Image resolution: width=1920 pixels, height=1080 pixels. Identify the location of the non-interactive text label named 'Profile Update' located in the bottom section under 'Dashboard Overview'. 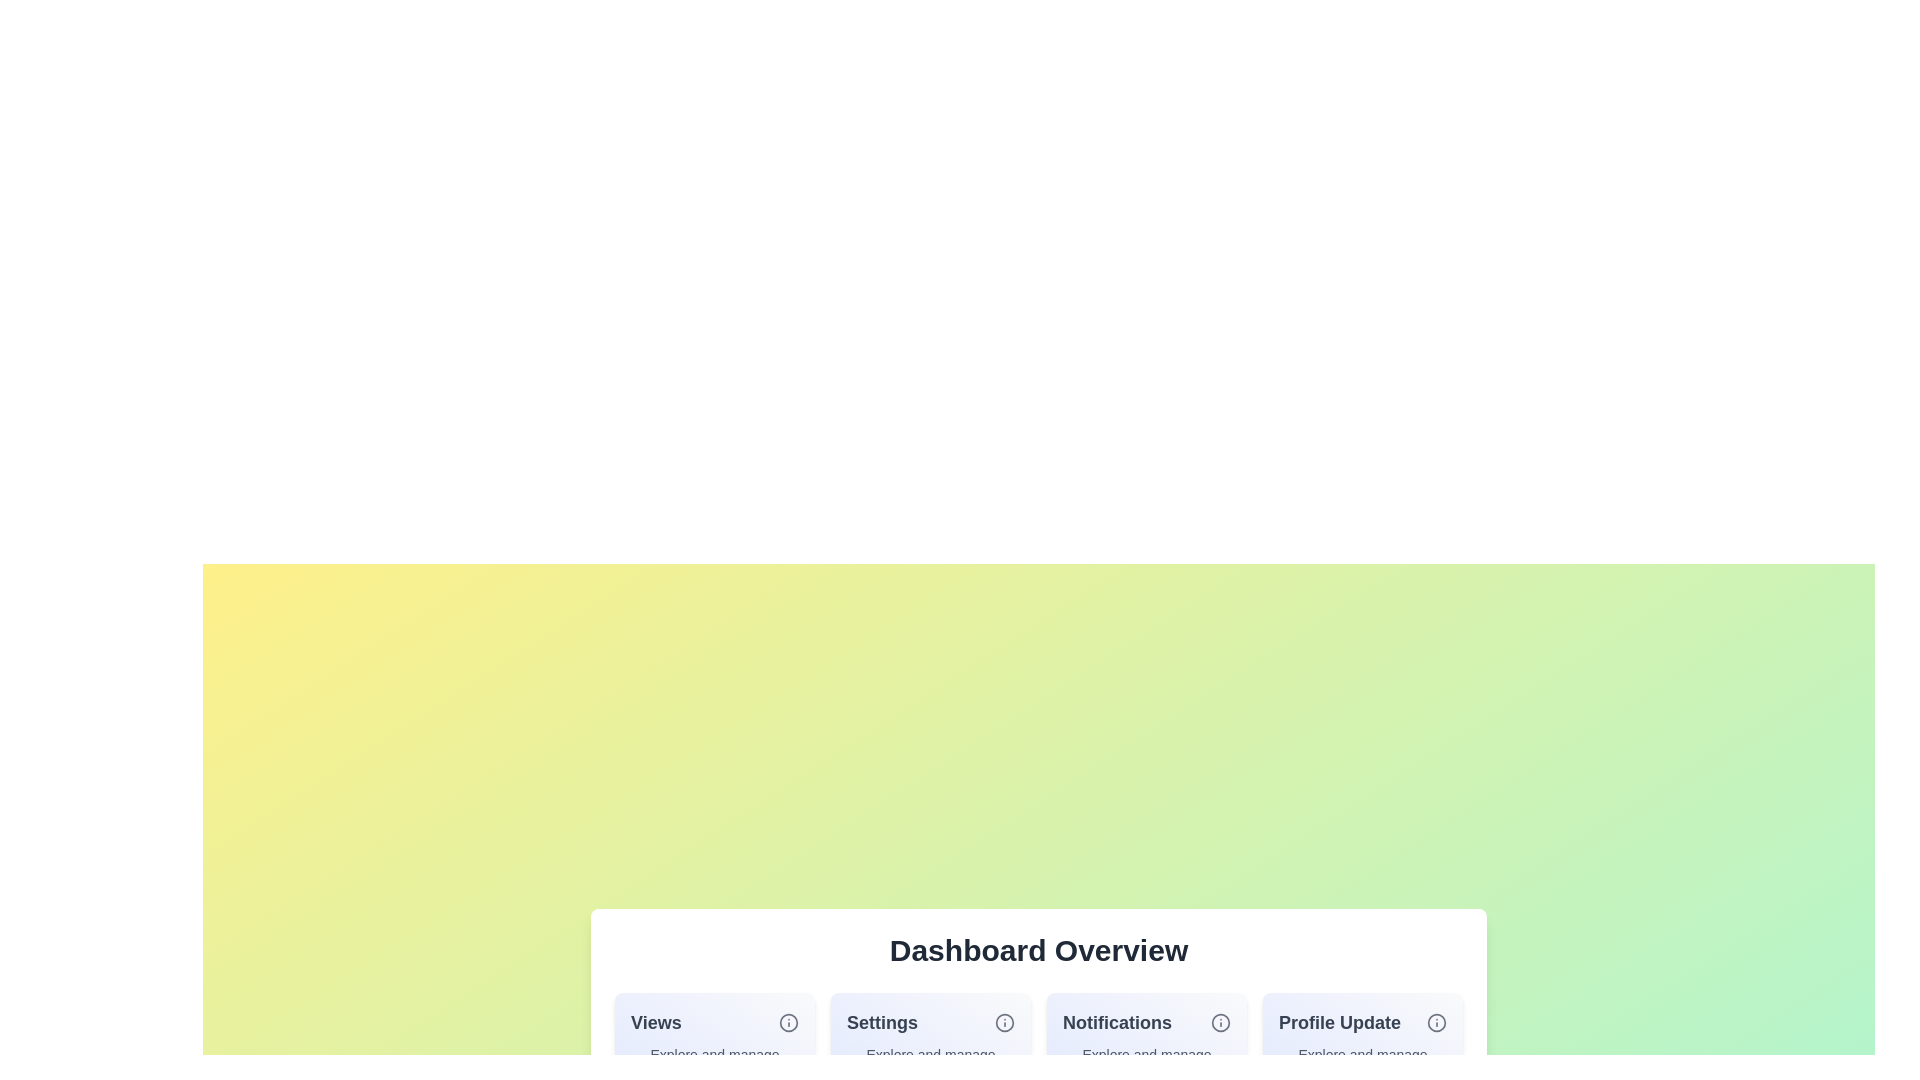
(1339, 1022).